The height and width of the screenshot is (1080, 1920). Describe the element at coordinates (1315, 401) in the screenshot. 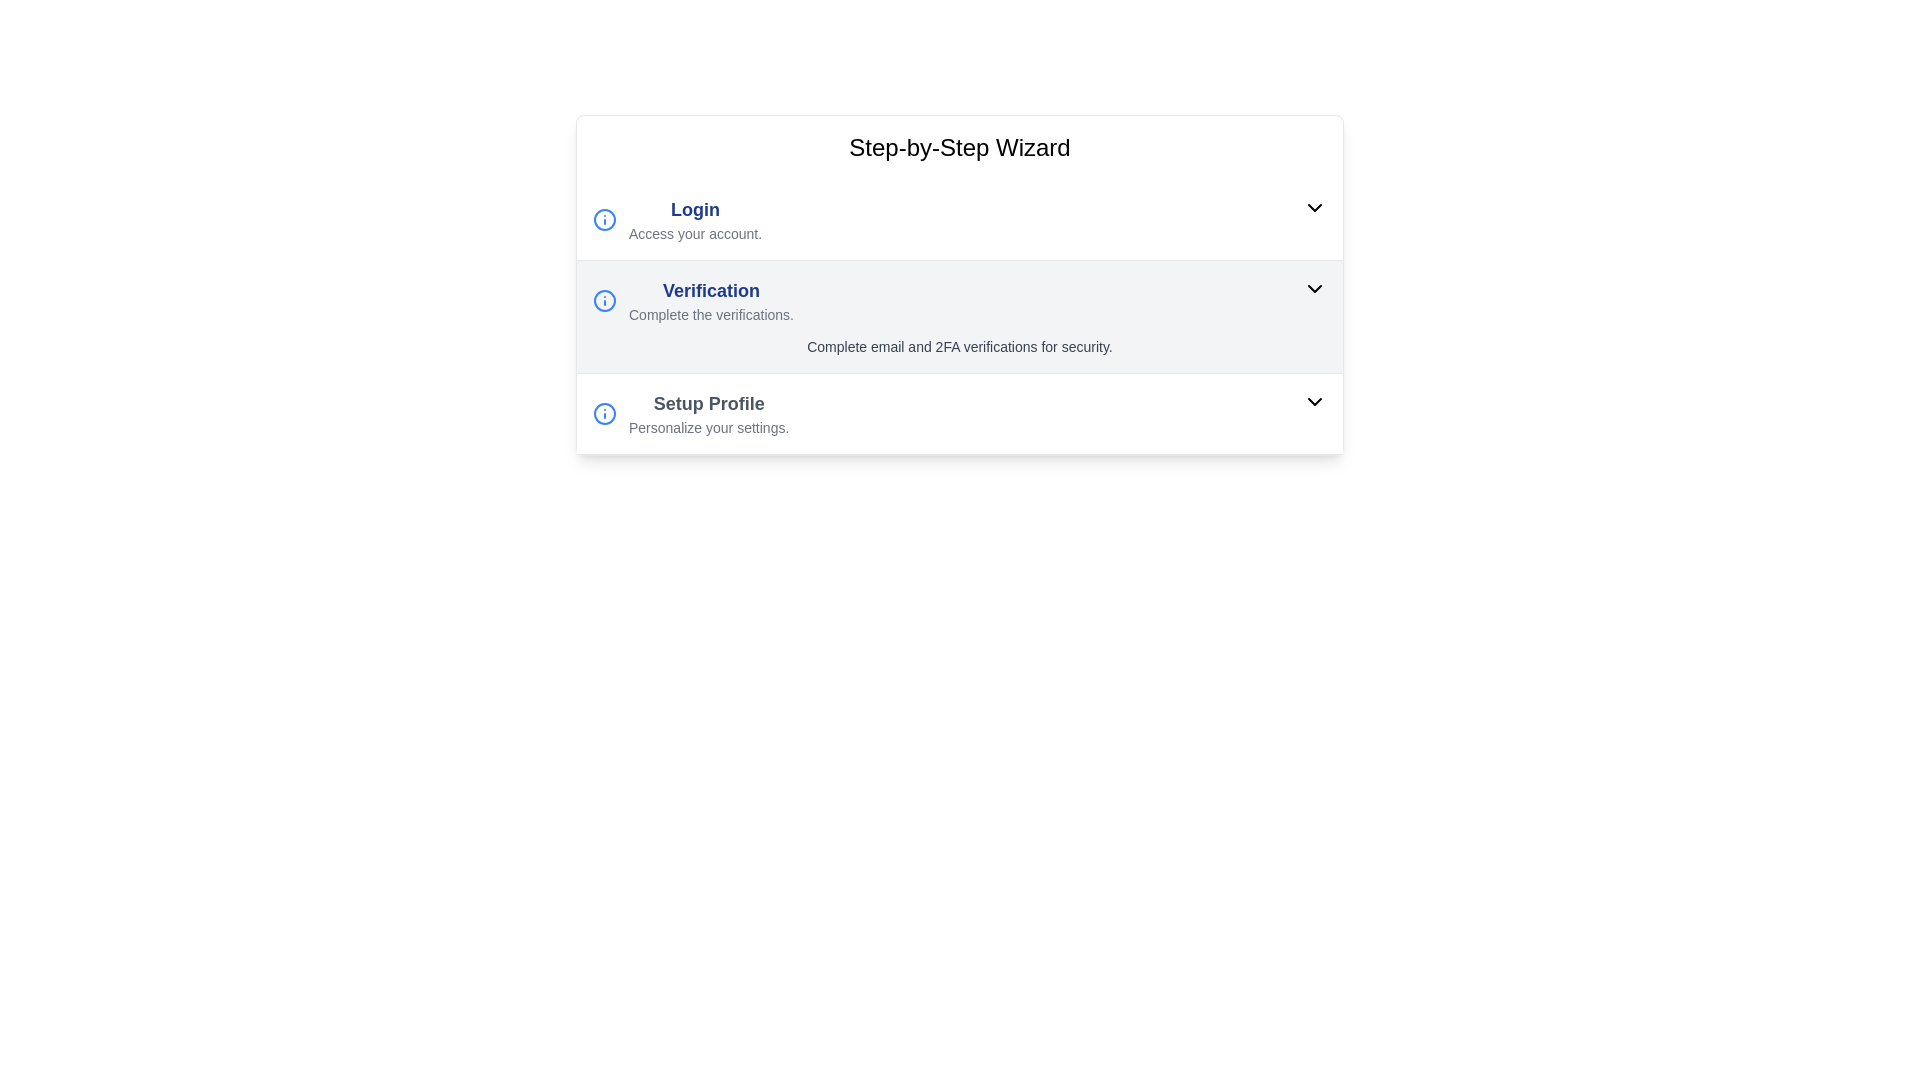

I see `the downward-pointing chevron icon` at that location.